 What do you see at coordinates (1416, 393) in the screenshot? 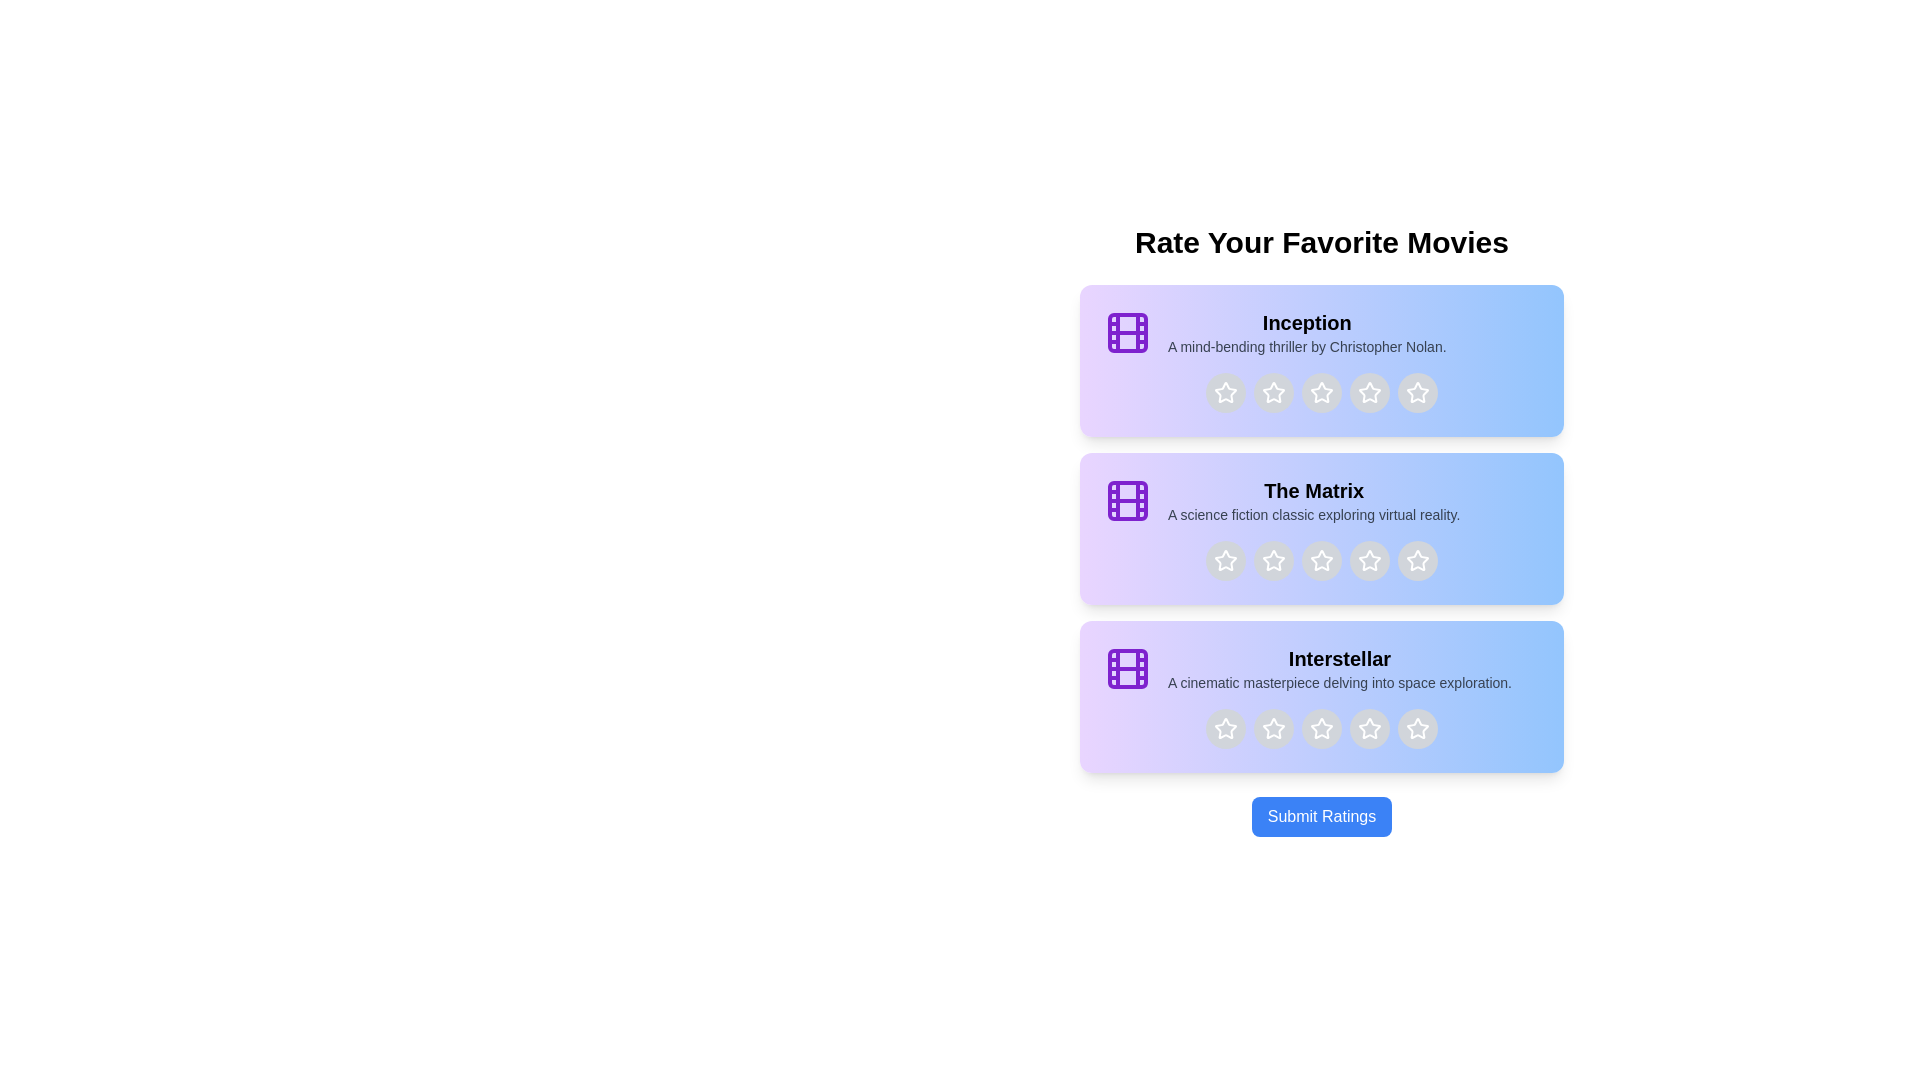
I see `the star corresponding to 5 stars for the movie titled Inception` at bounding box center [1416, 393].